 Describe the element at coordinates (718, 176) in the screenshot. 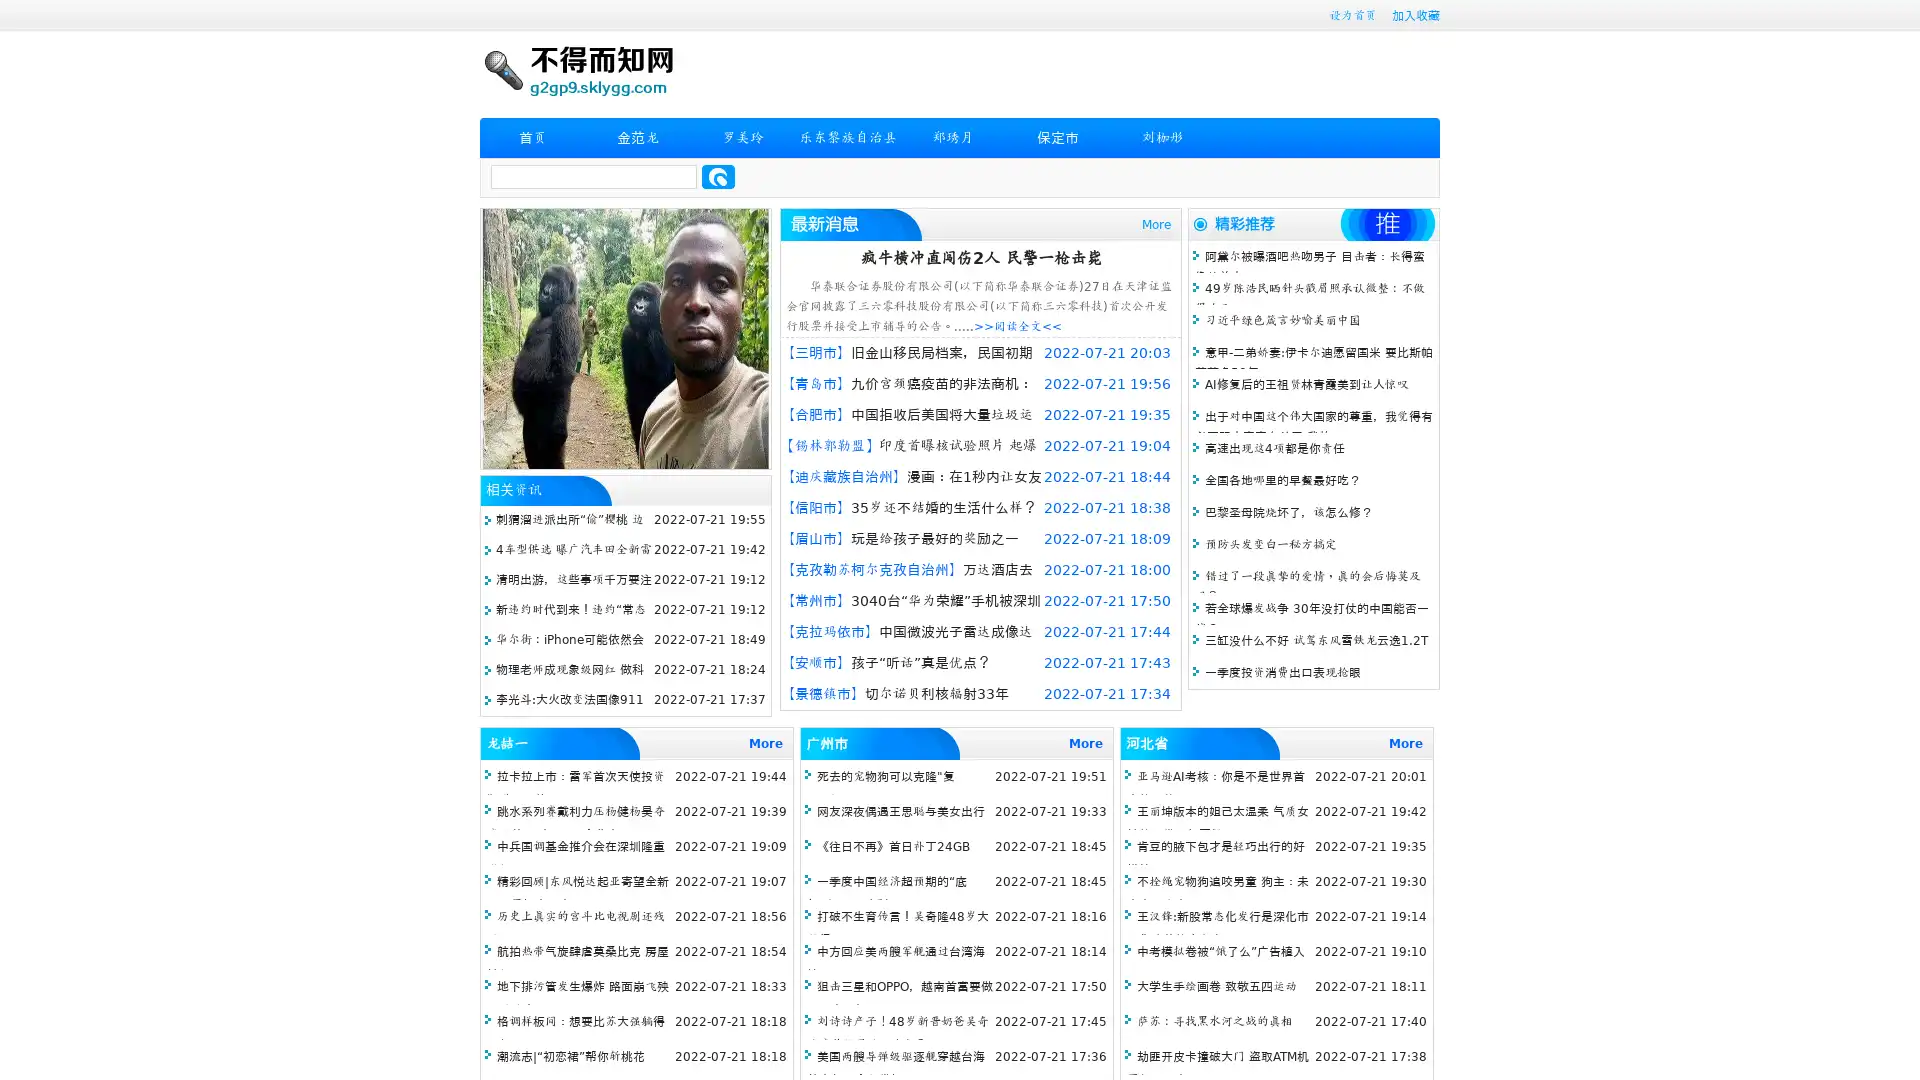

I see `Search` at that location.